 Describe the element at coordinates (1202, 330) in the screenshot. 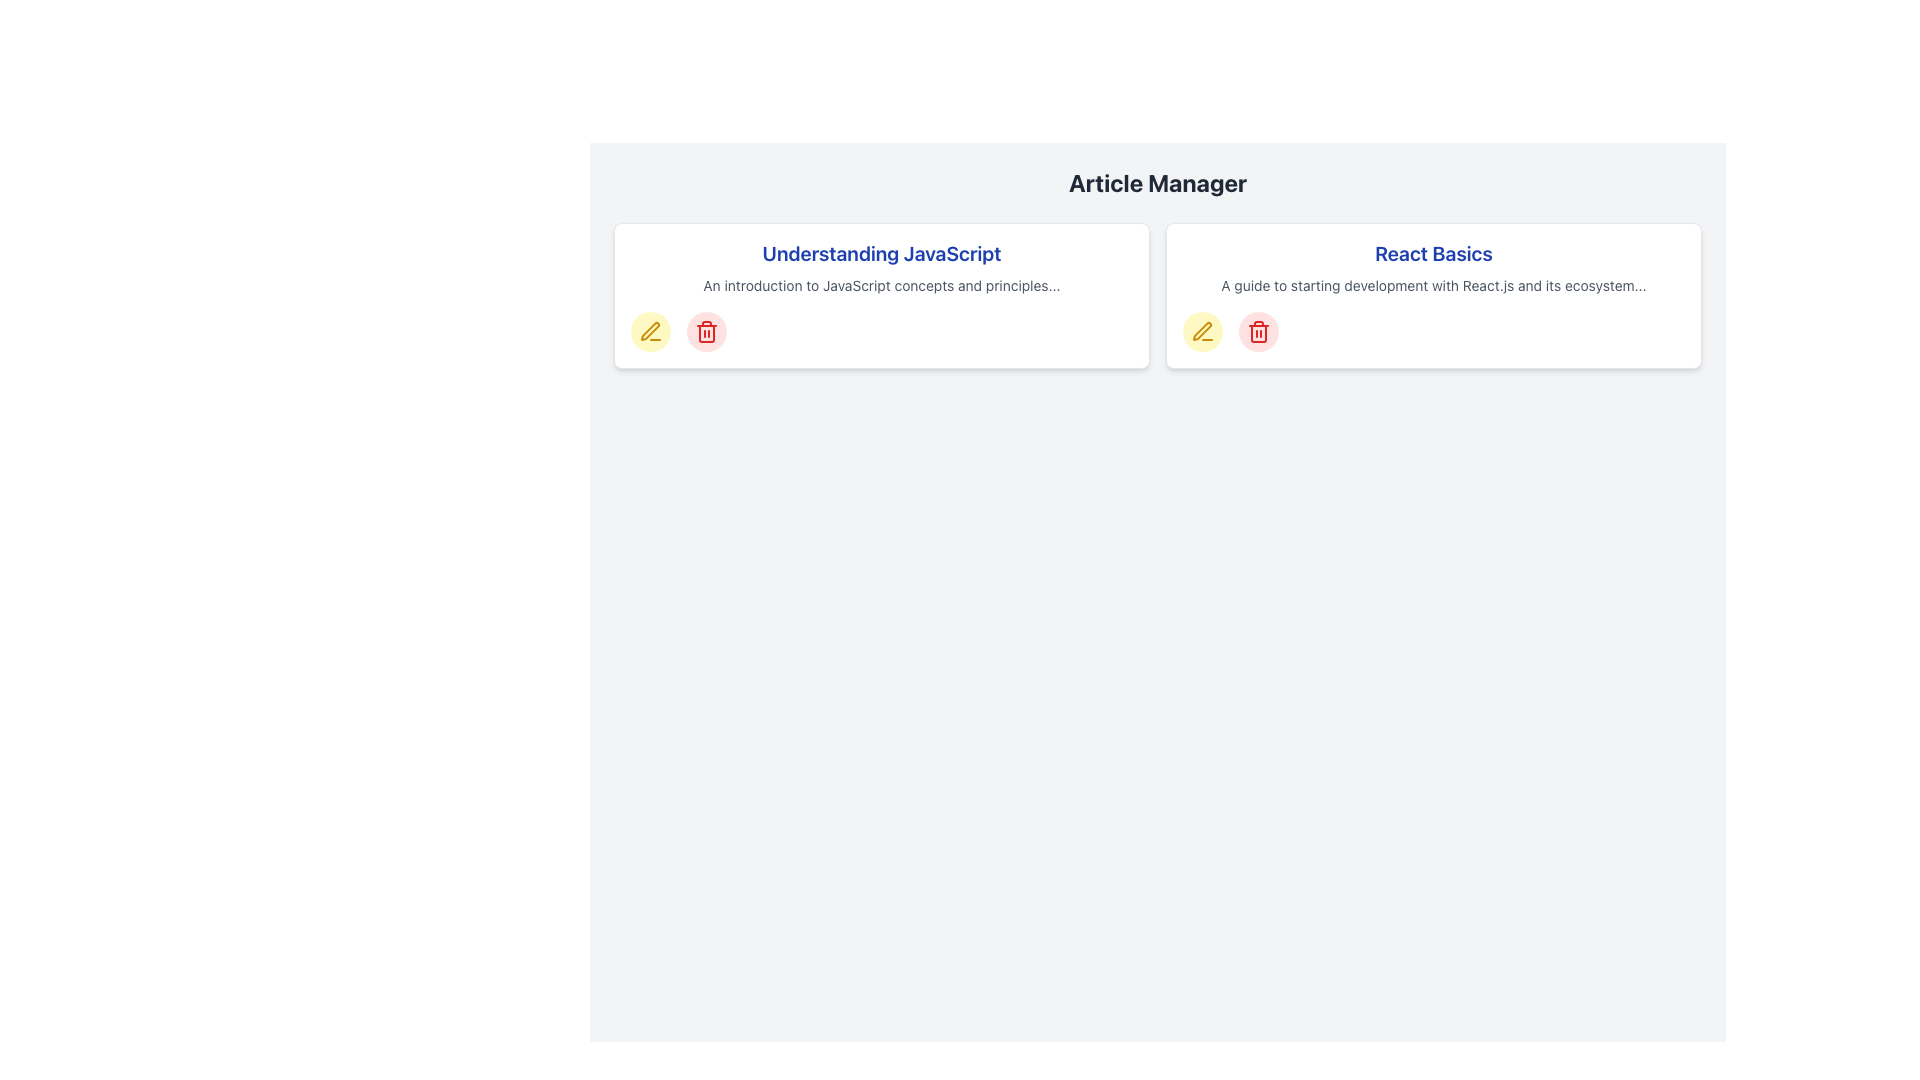

I see `the icon within the yellow circle button located at the top-left corner of the 'React Basics' card for keyboard navigation` at that location.